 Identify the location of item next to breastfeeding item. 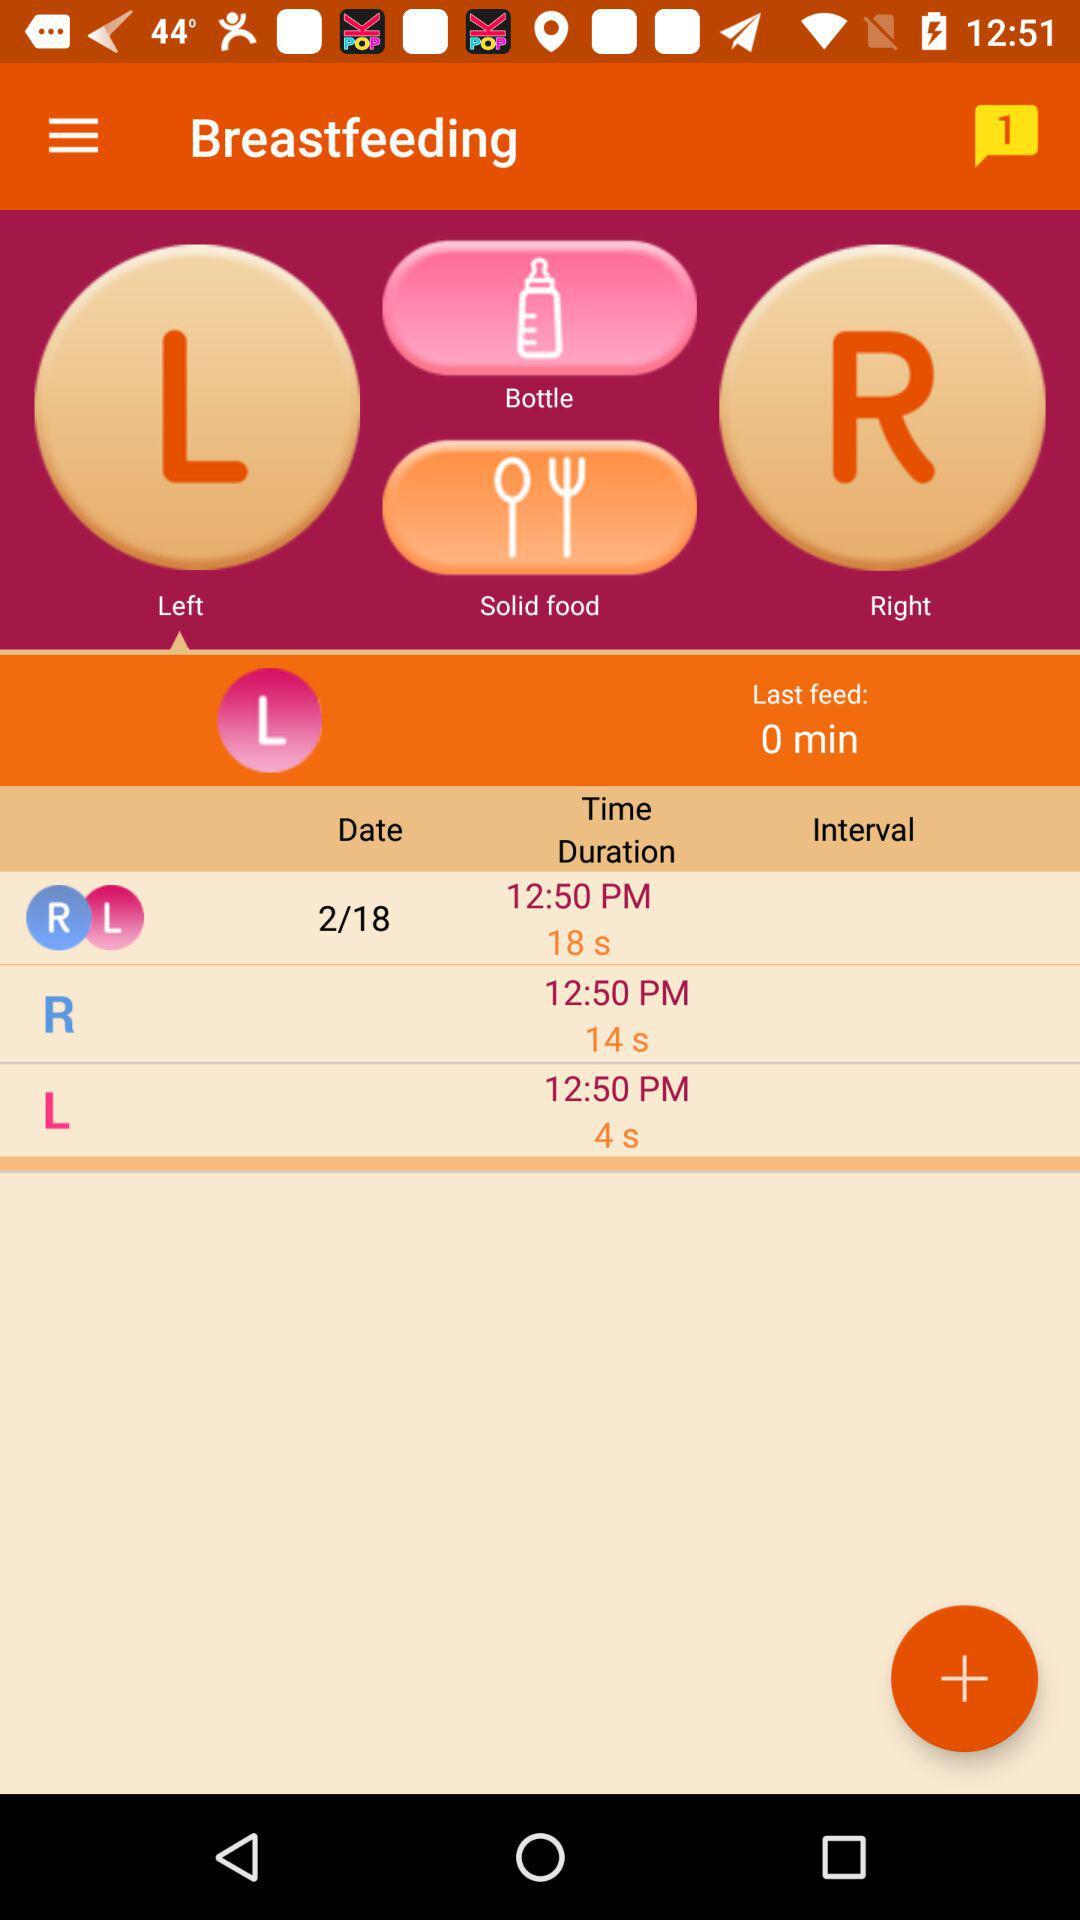
(1006, 135).